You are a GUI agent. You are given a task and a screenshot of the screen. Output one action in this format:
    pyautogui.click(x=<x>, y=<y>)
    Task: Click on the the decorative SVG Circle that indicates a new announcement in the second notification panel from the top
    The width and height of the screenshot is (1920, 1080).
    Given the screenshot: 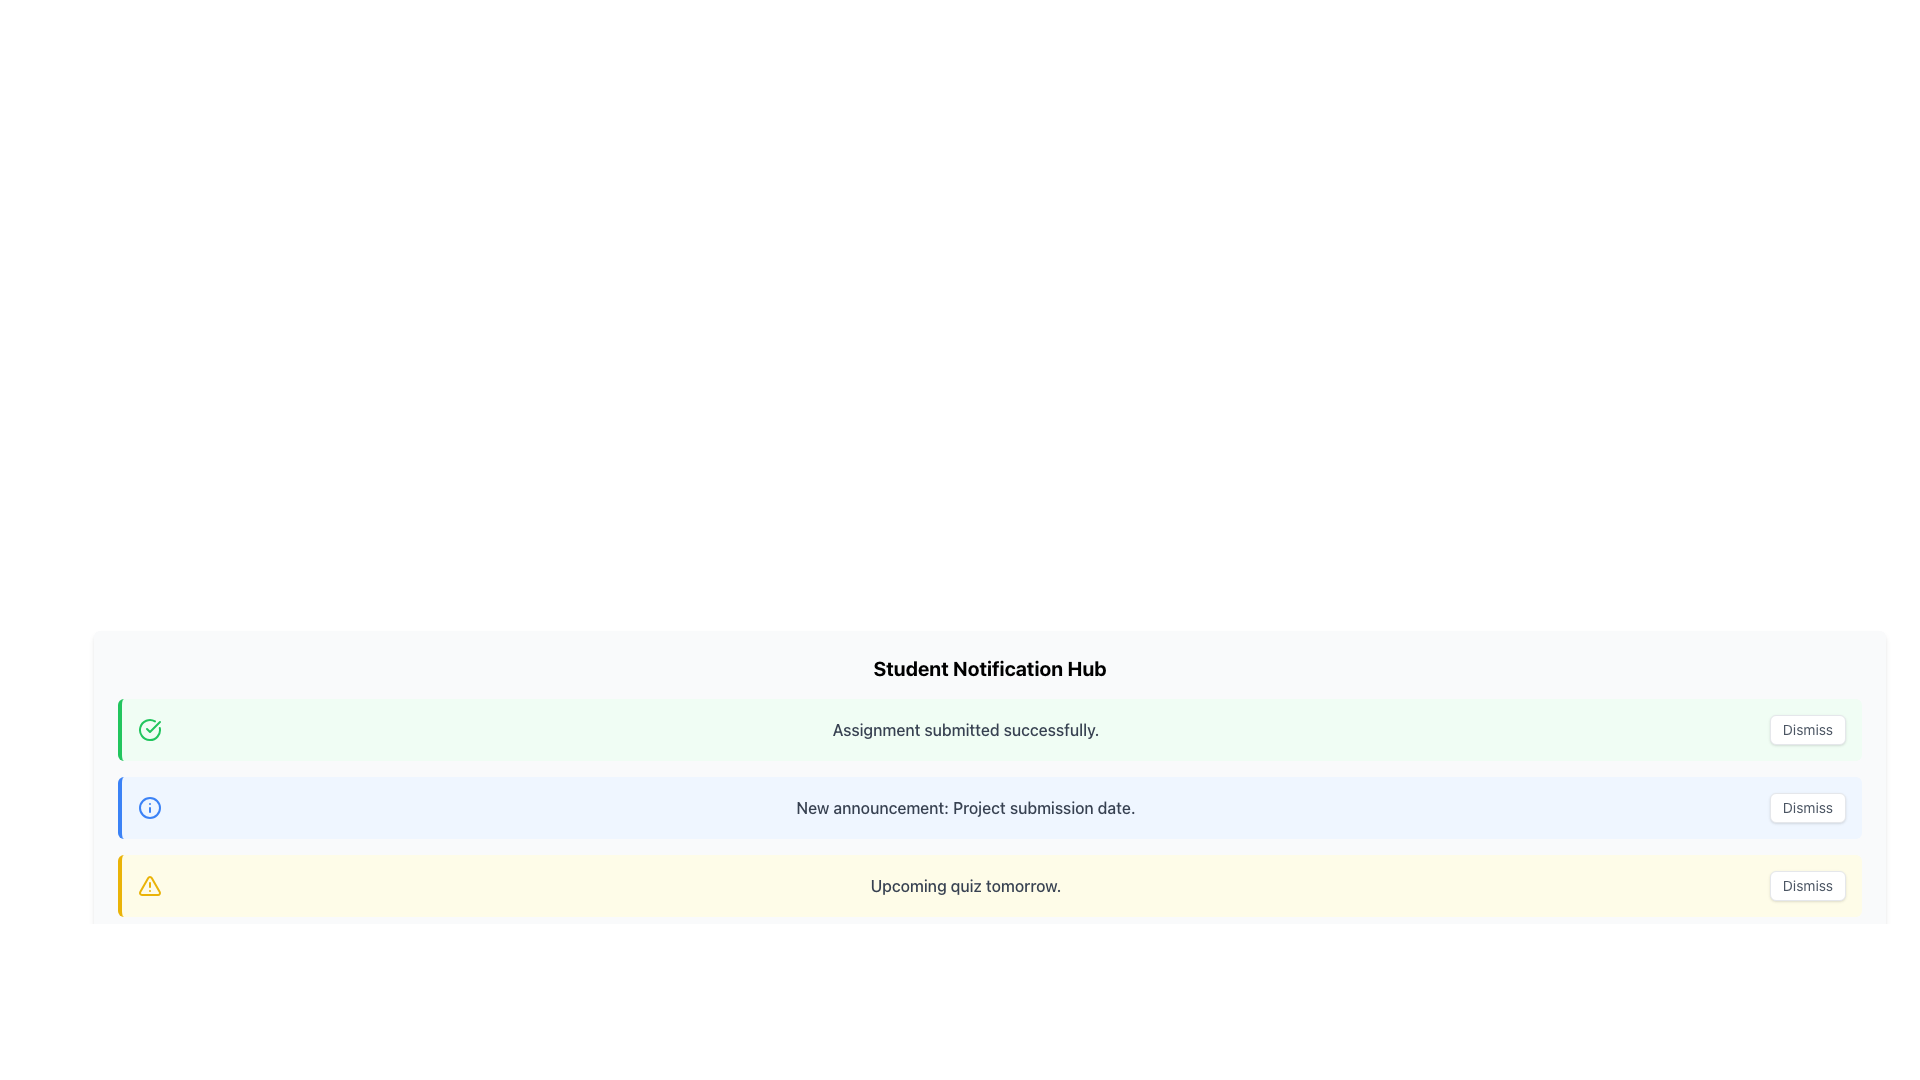 What is the action you would take?
    pyautogui.click(x=148, y=806)
    